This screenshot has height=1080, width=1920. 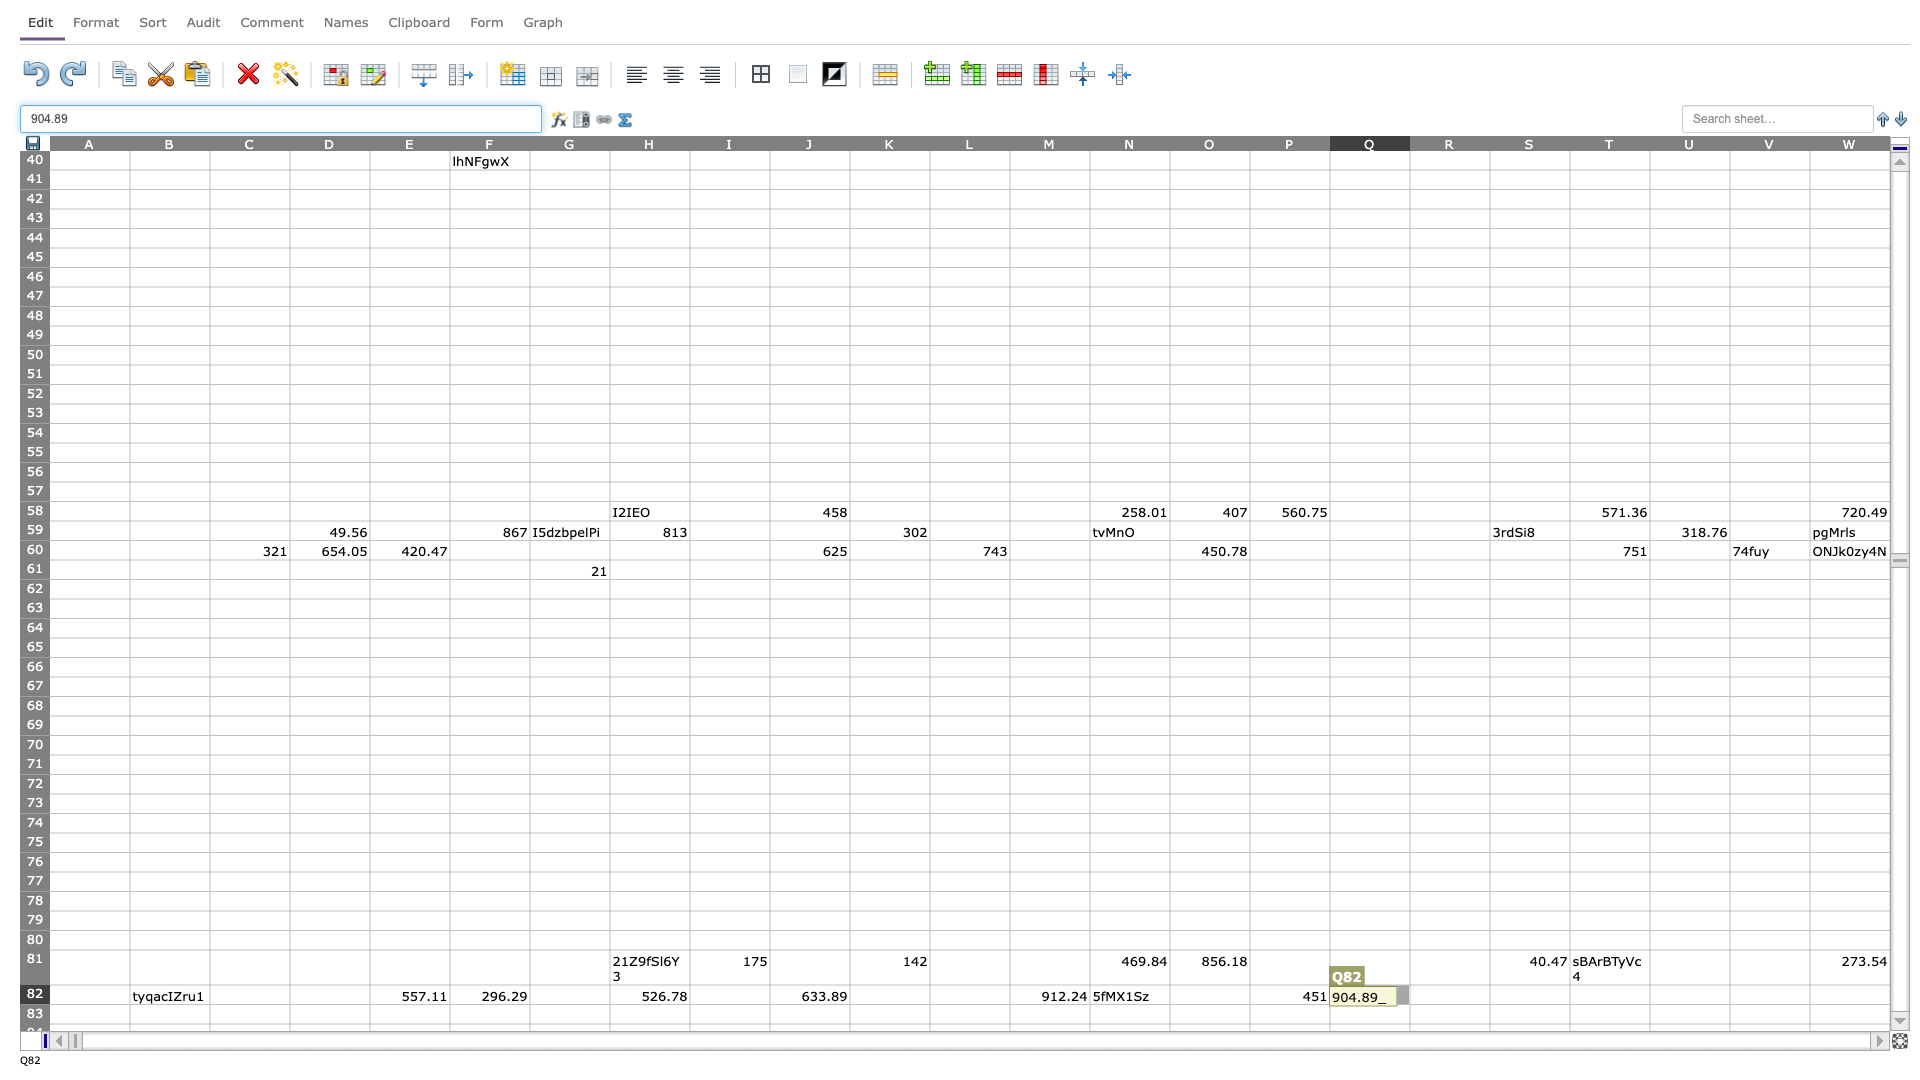 What do you see at coordinates (1489, 994) in the screenshot?
I see `Place cursor on right border of R82` at bounding box center [1489, 994].